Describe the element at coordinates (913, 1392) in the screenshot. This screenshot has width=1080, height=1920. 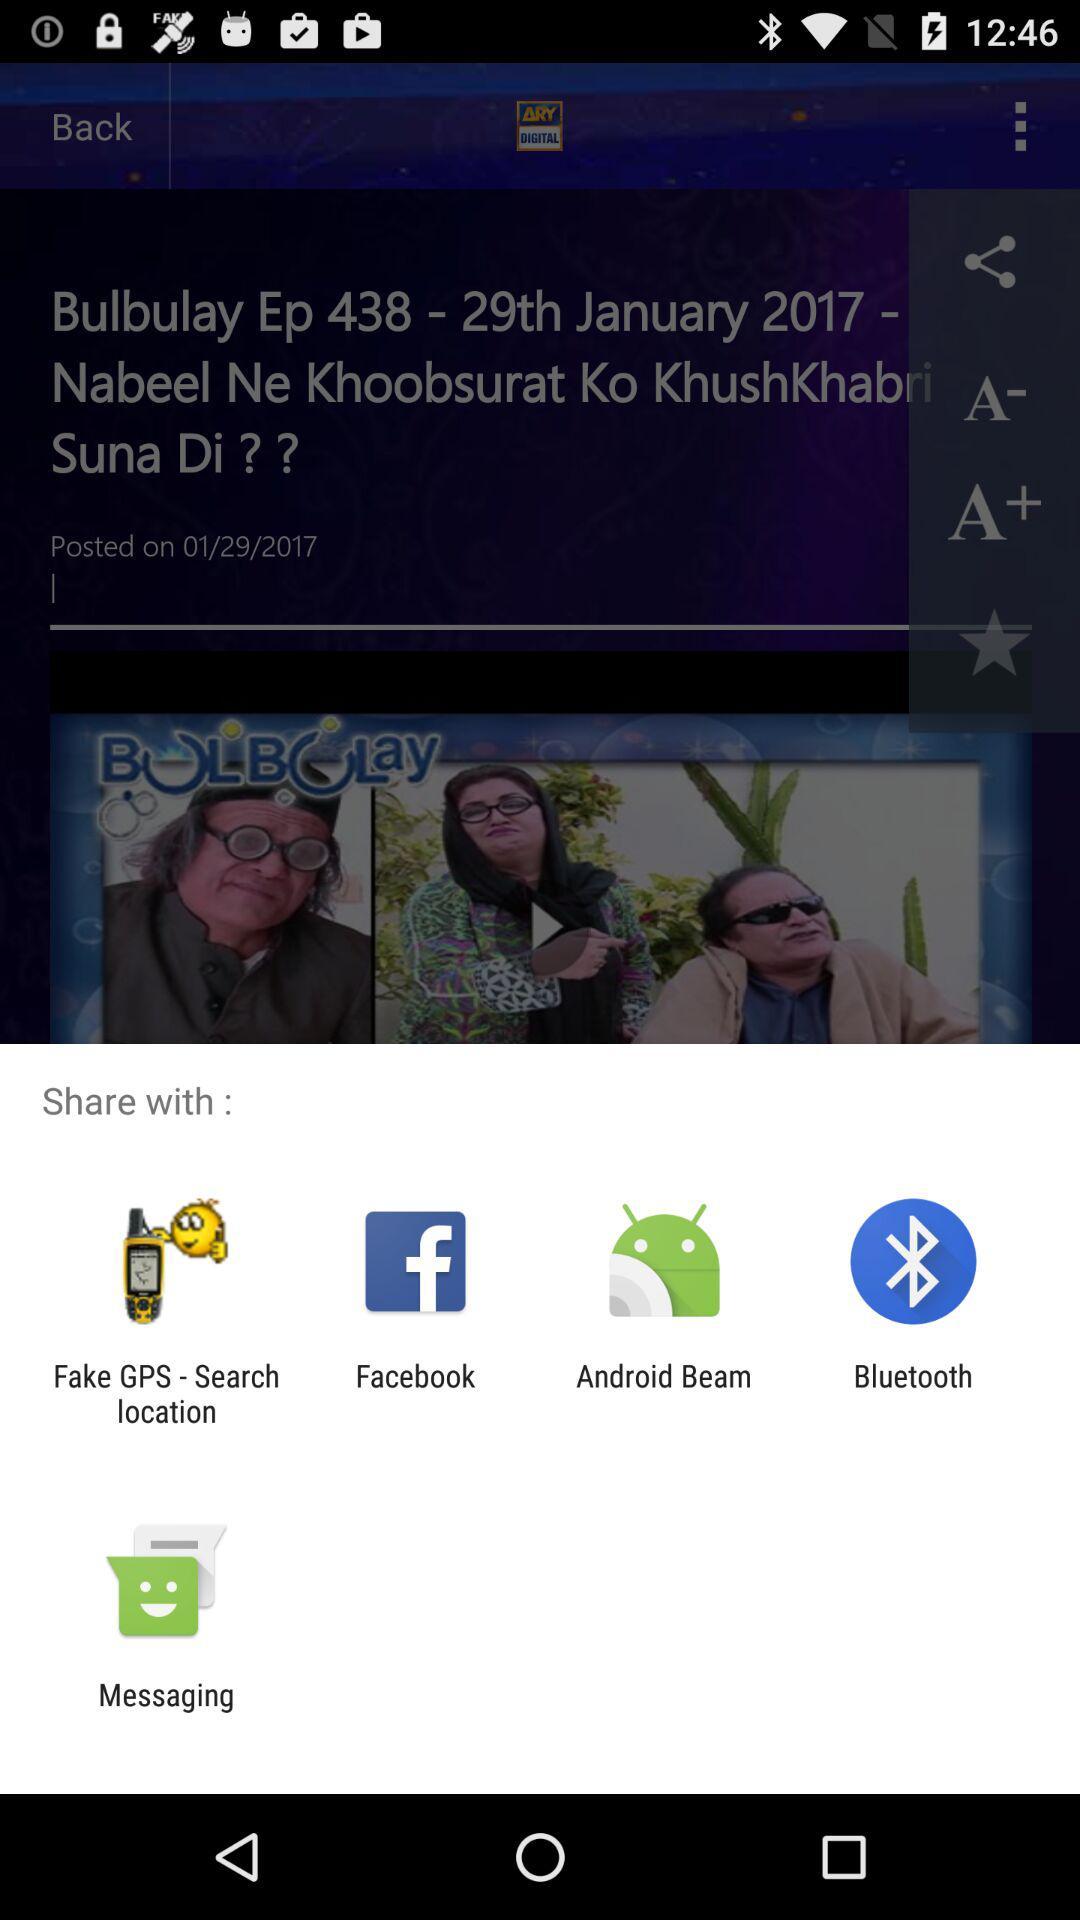
I see `bluetooth item` at that location.